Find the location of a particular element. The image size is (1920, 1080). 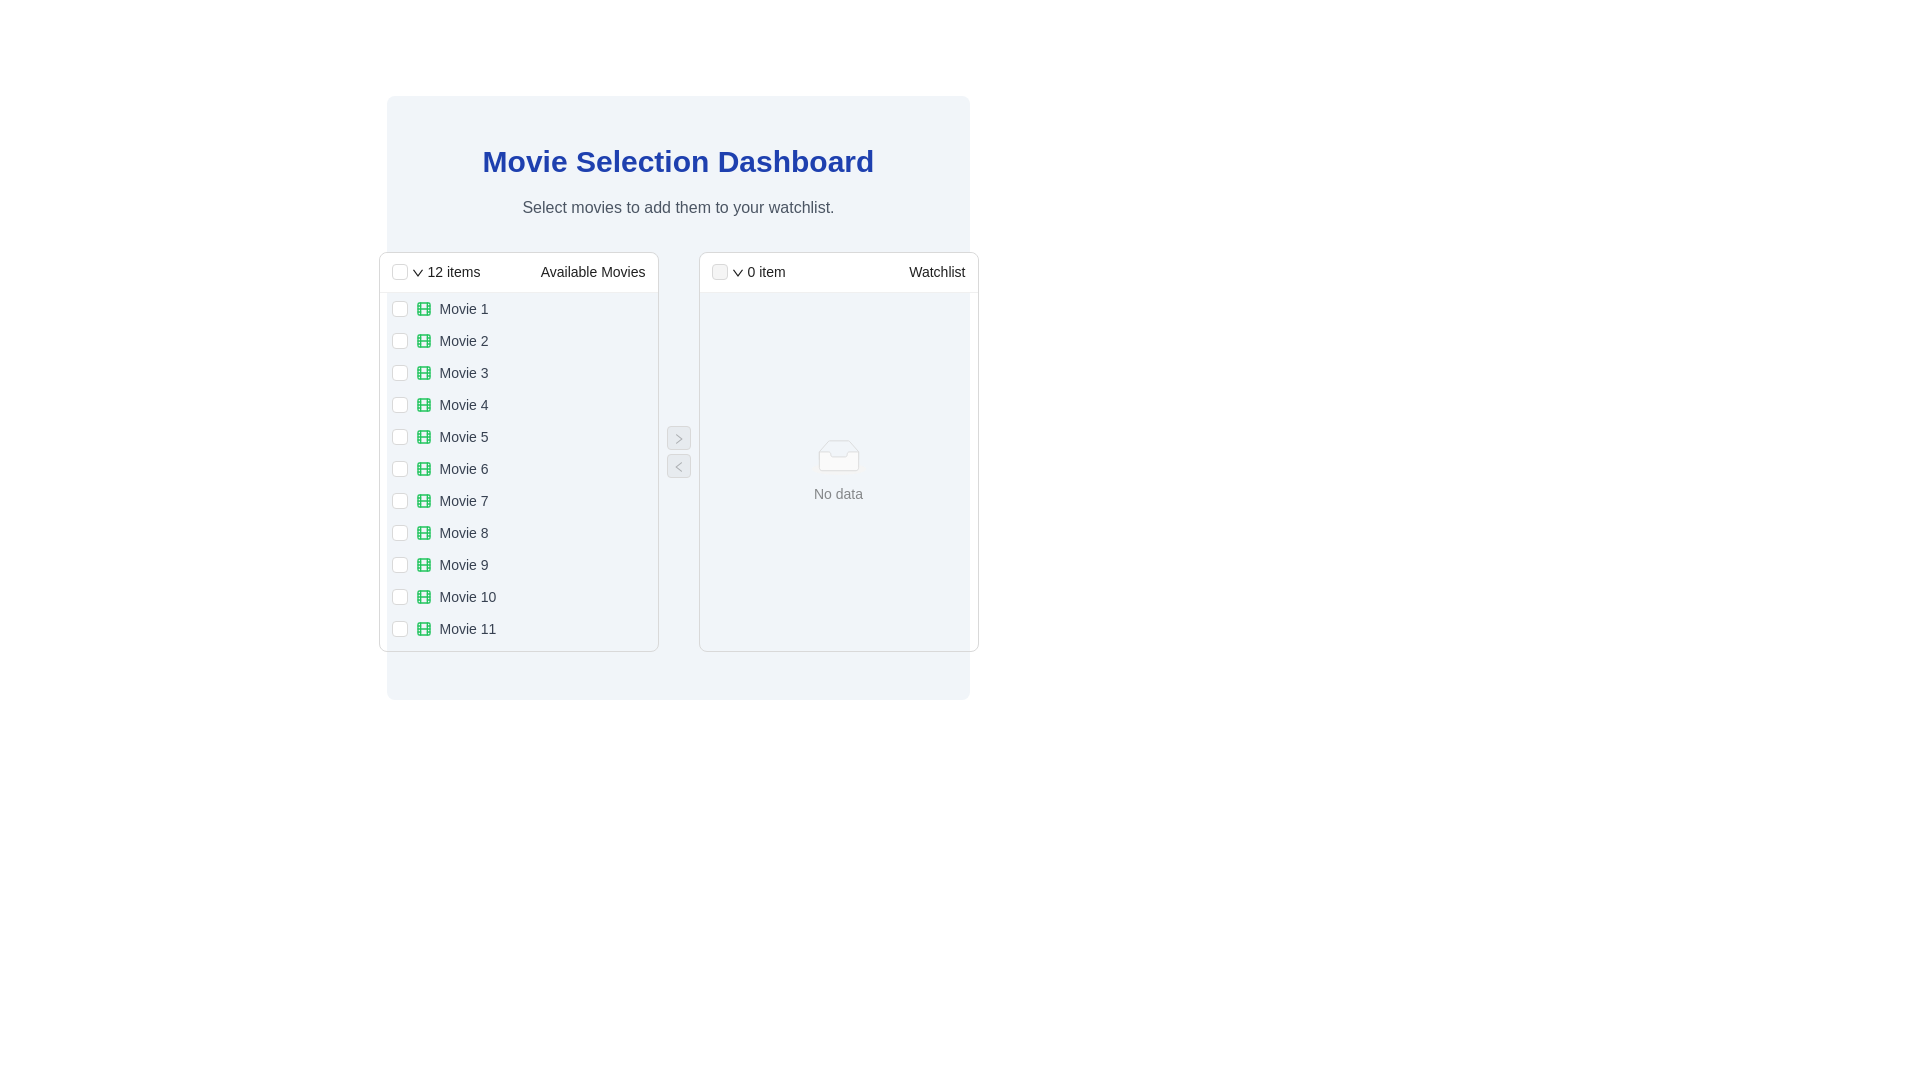

the list item labeled 'Movie 4' with a checkbox is located at coordinates (518, 405).